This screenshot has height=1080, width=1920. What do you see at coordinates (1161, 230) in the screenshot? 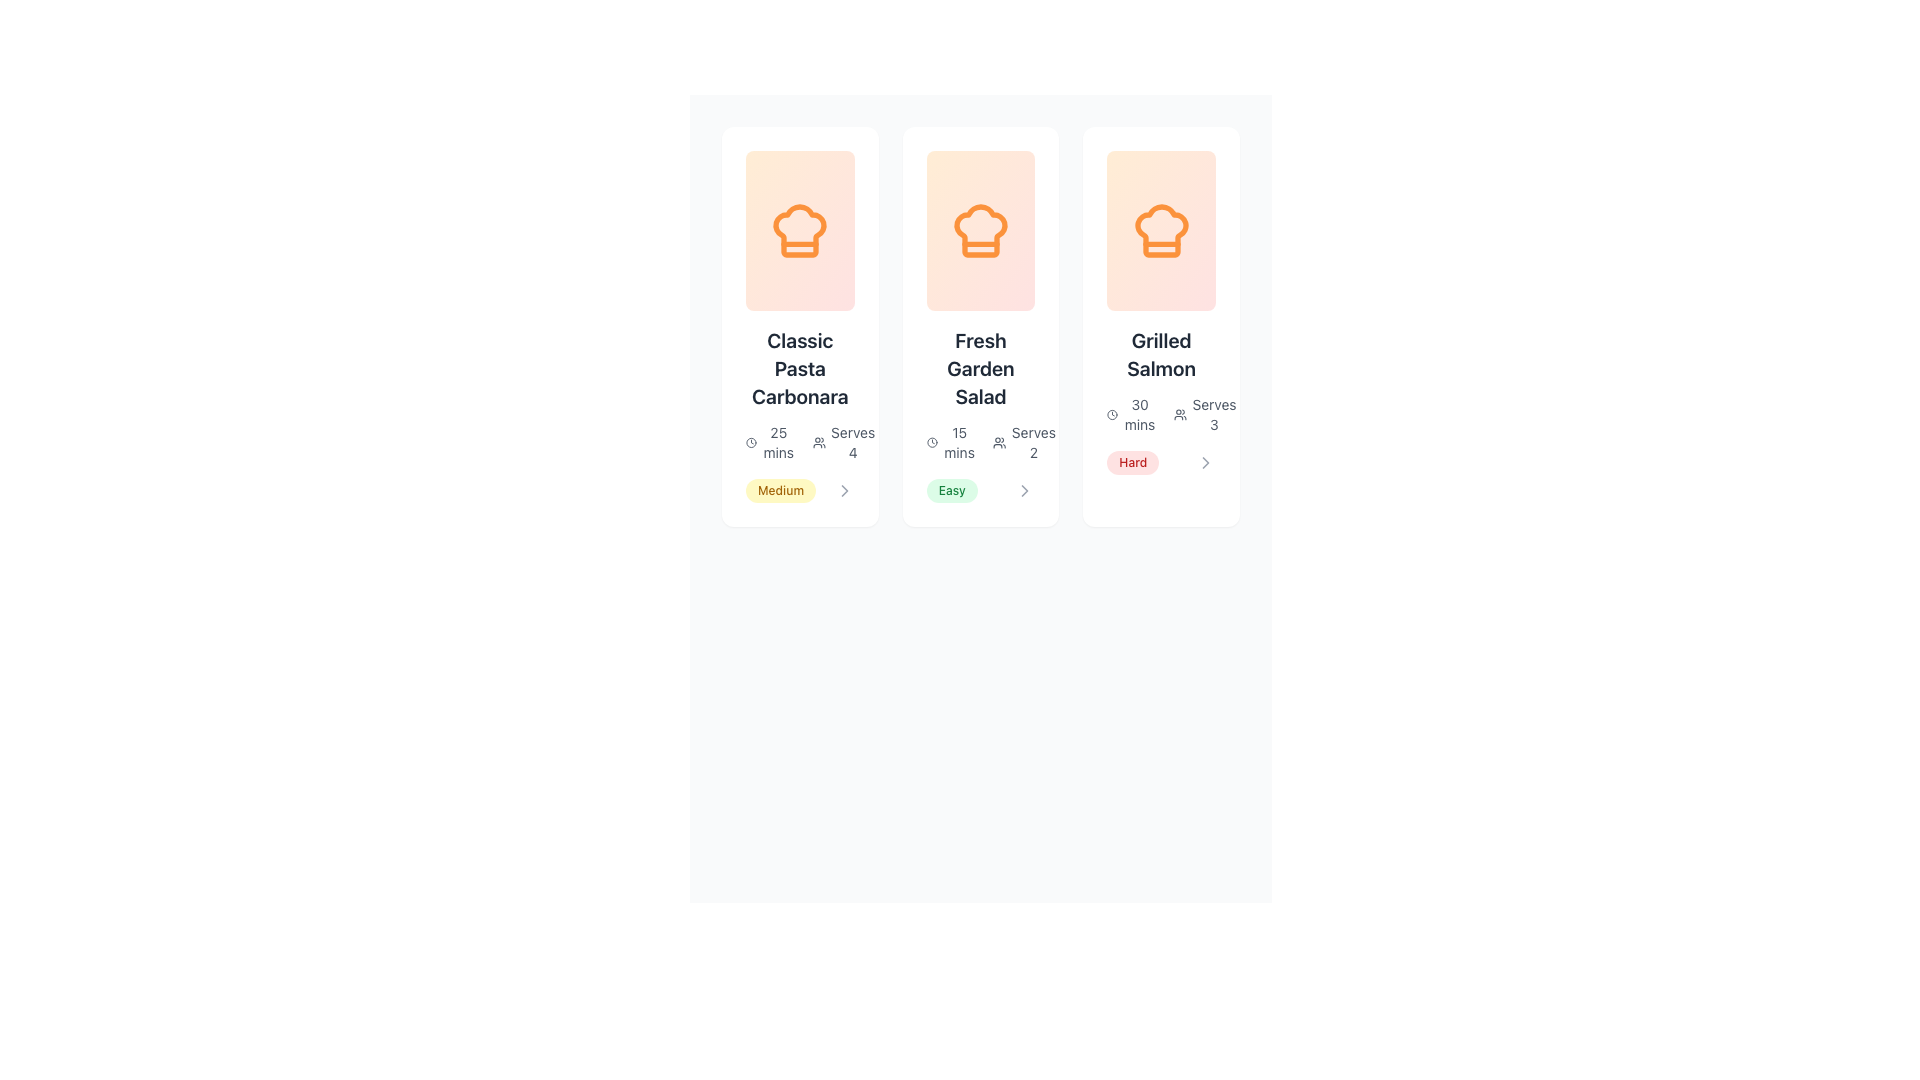
I see `the stylized chef's hat icon with a bold orange outline located in the top section of the 'Grilled Salmon' recipe card` at bounding box center [1161, 230].